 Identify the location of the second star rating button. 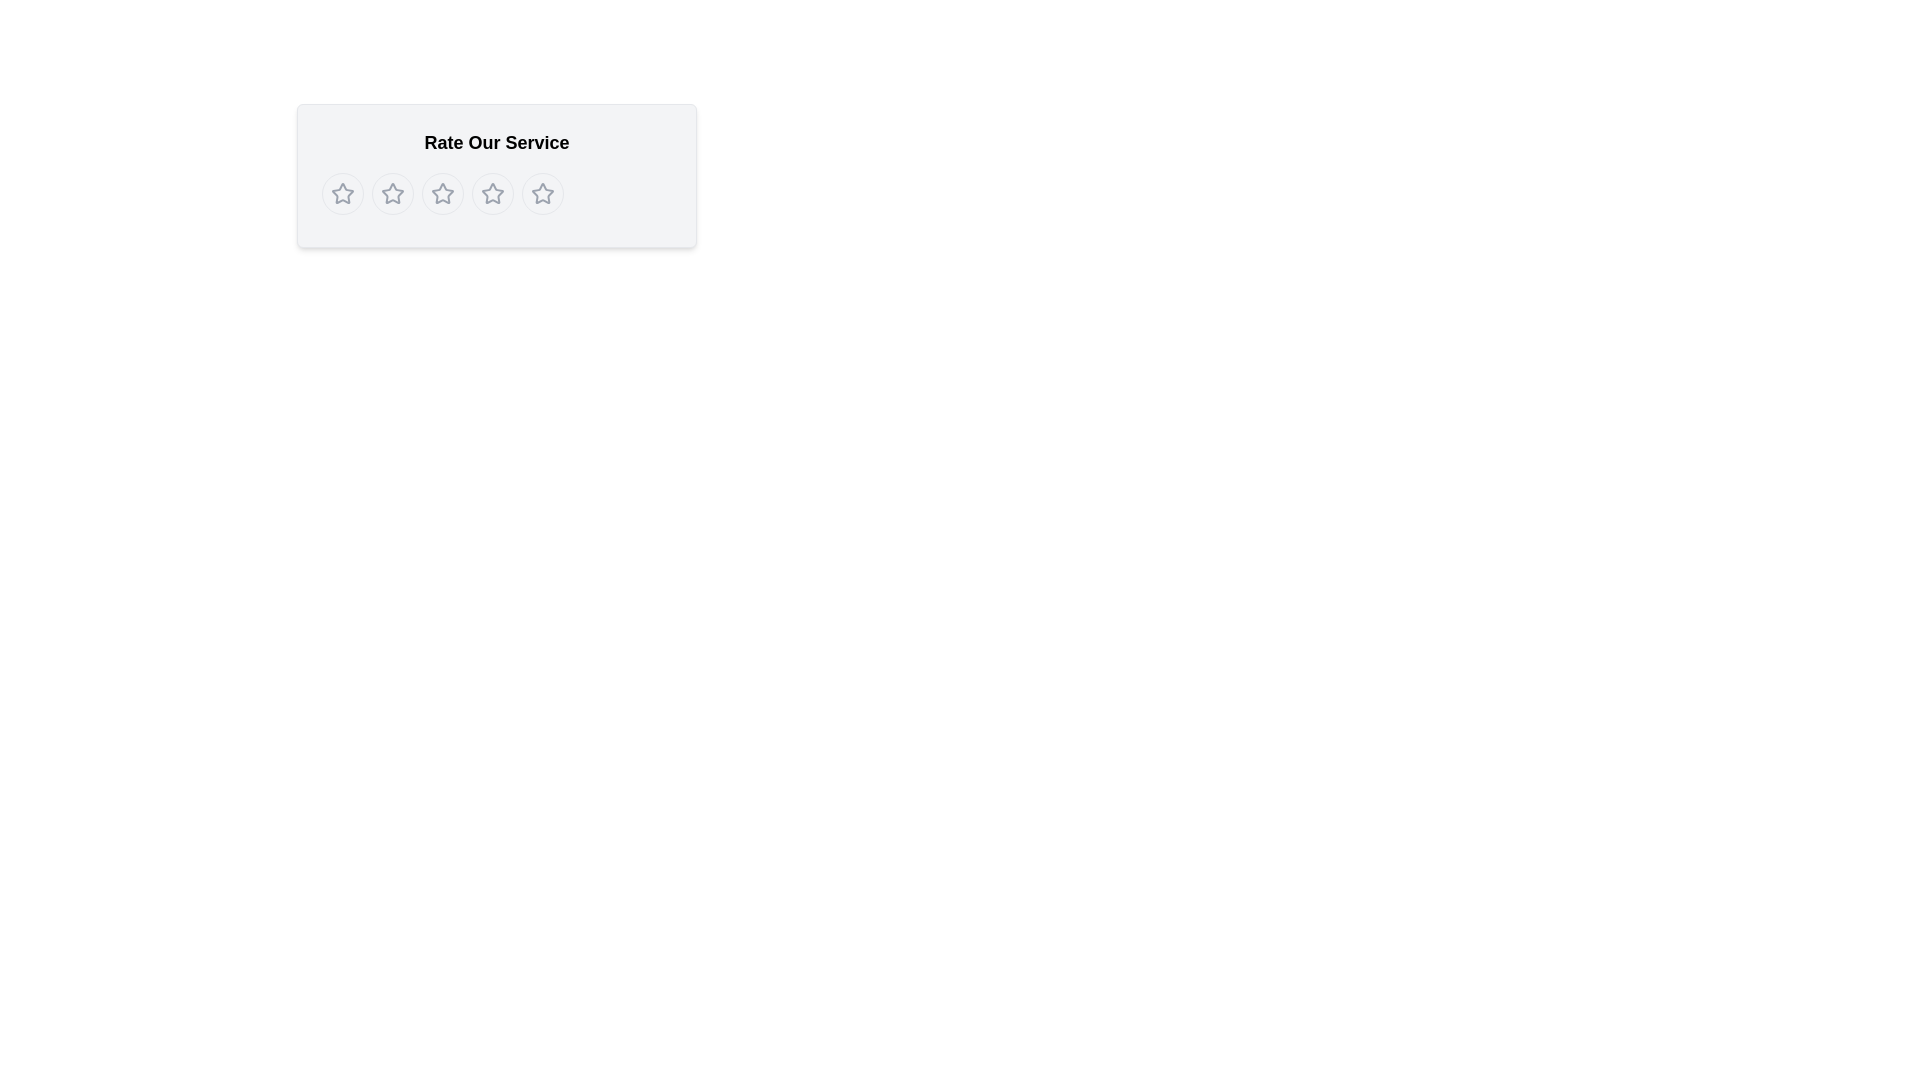
(393, 193).